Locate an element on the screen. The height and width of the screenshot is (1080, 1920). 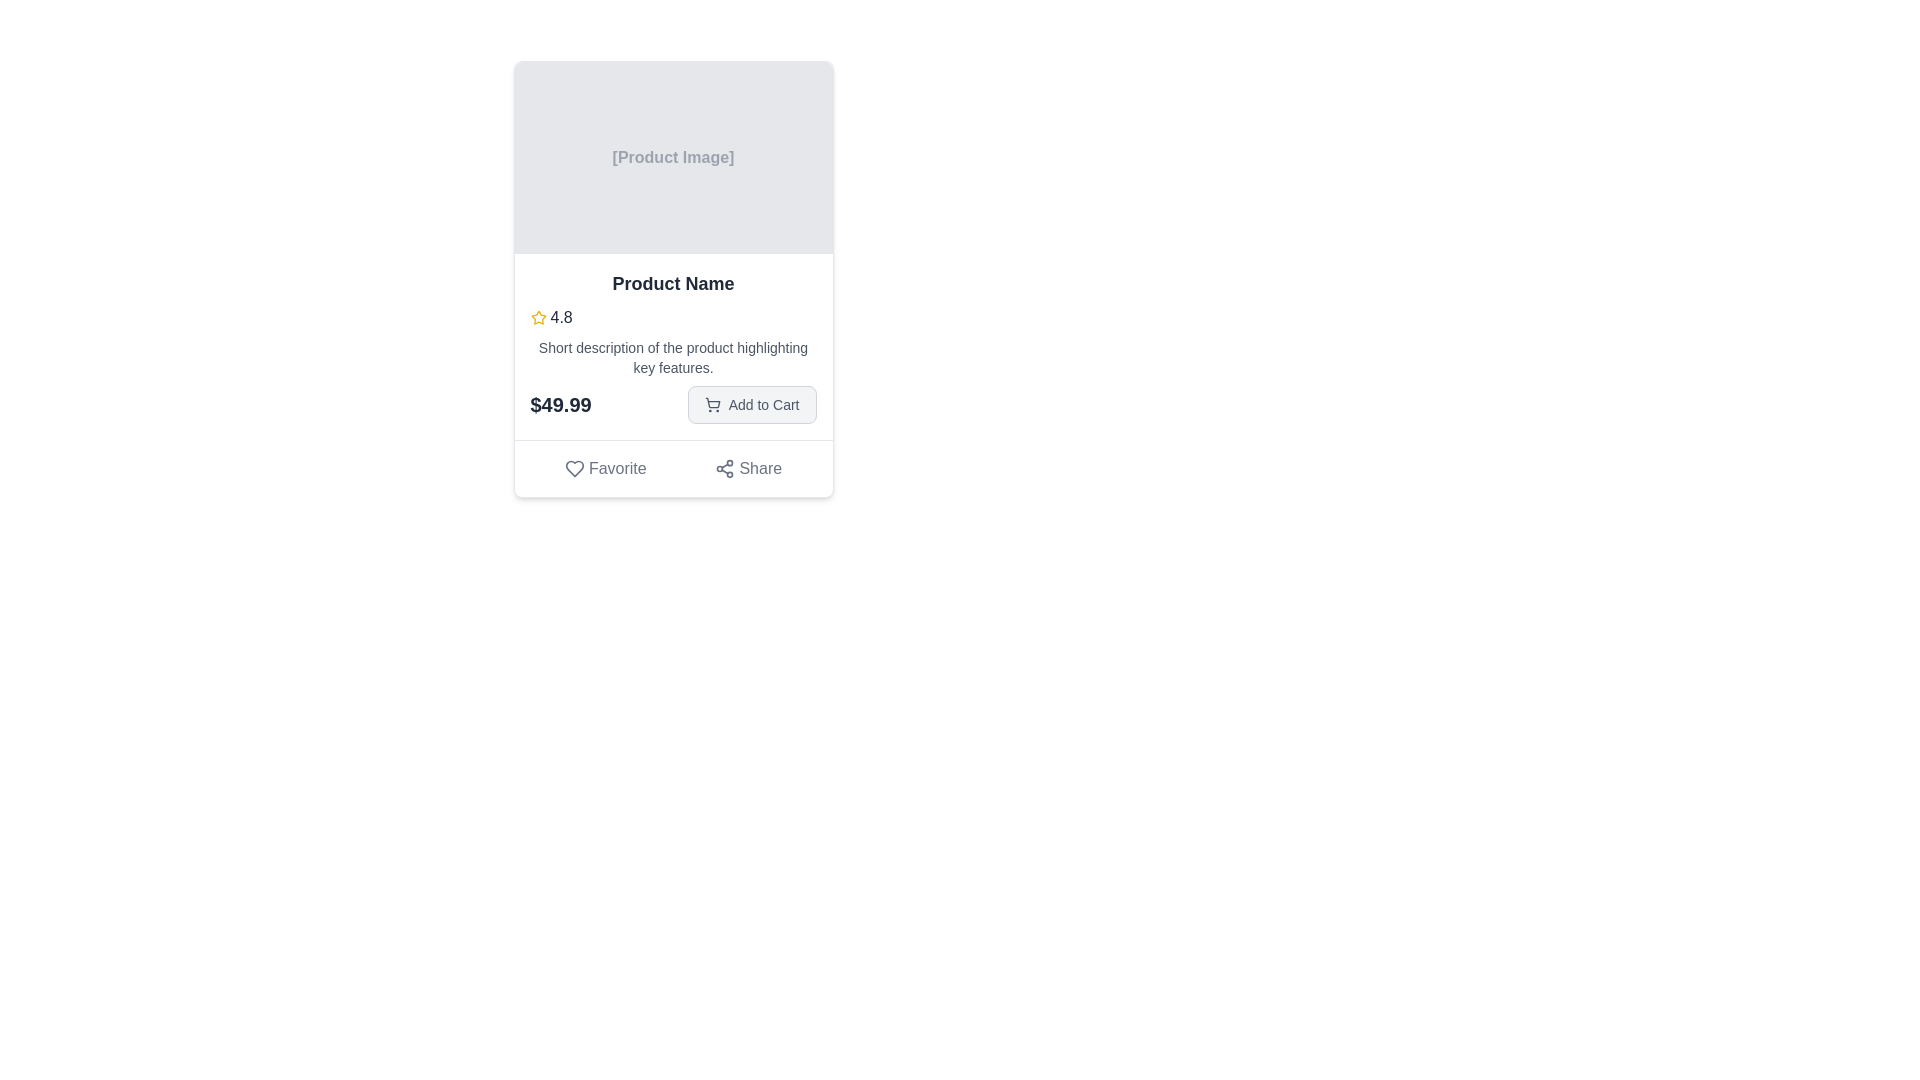
the heart-shaped outline icon within the 'Favorite' button at the bottom left of the card component to favorite the item is located at coordinates (573, 469).